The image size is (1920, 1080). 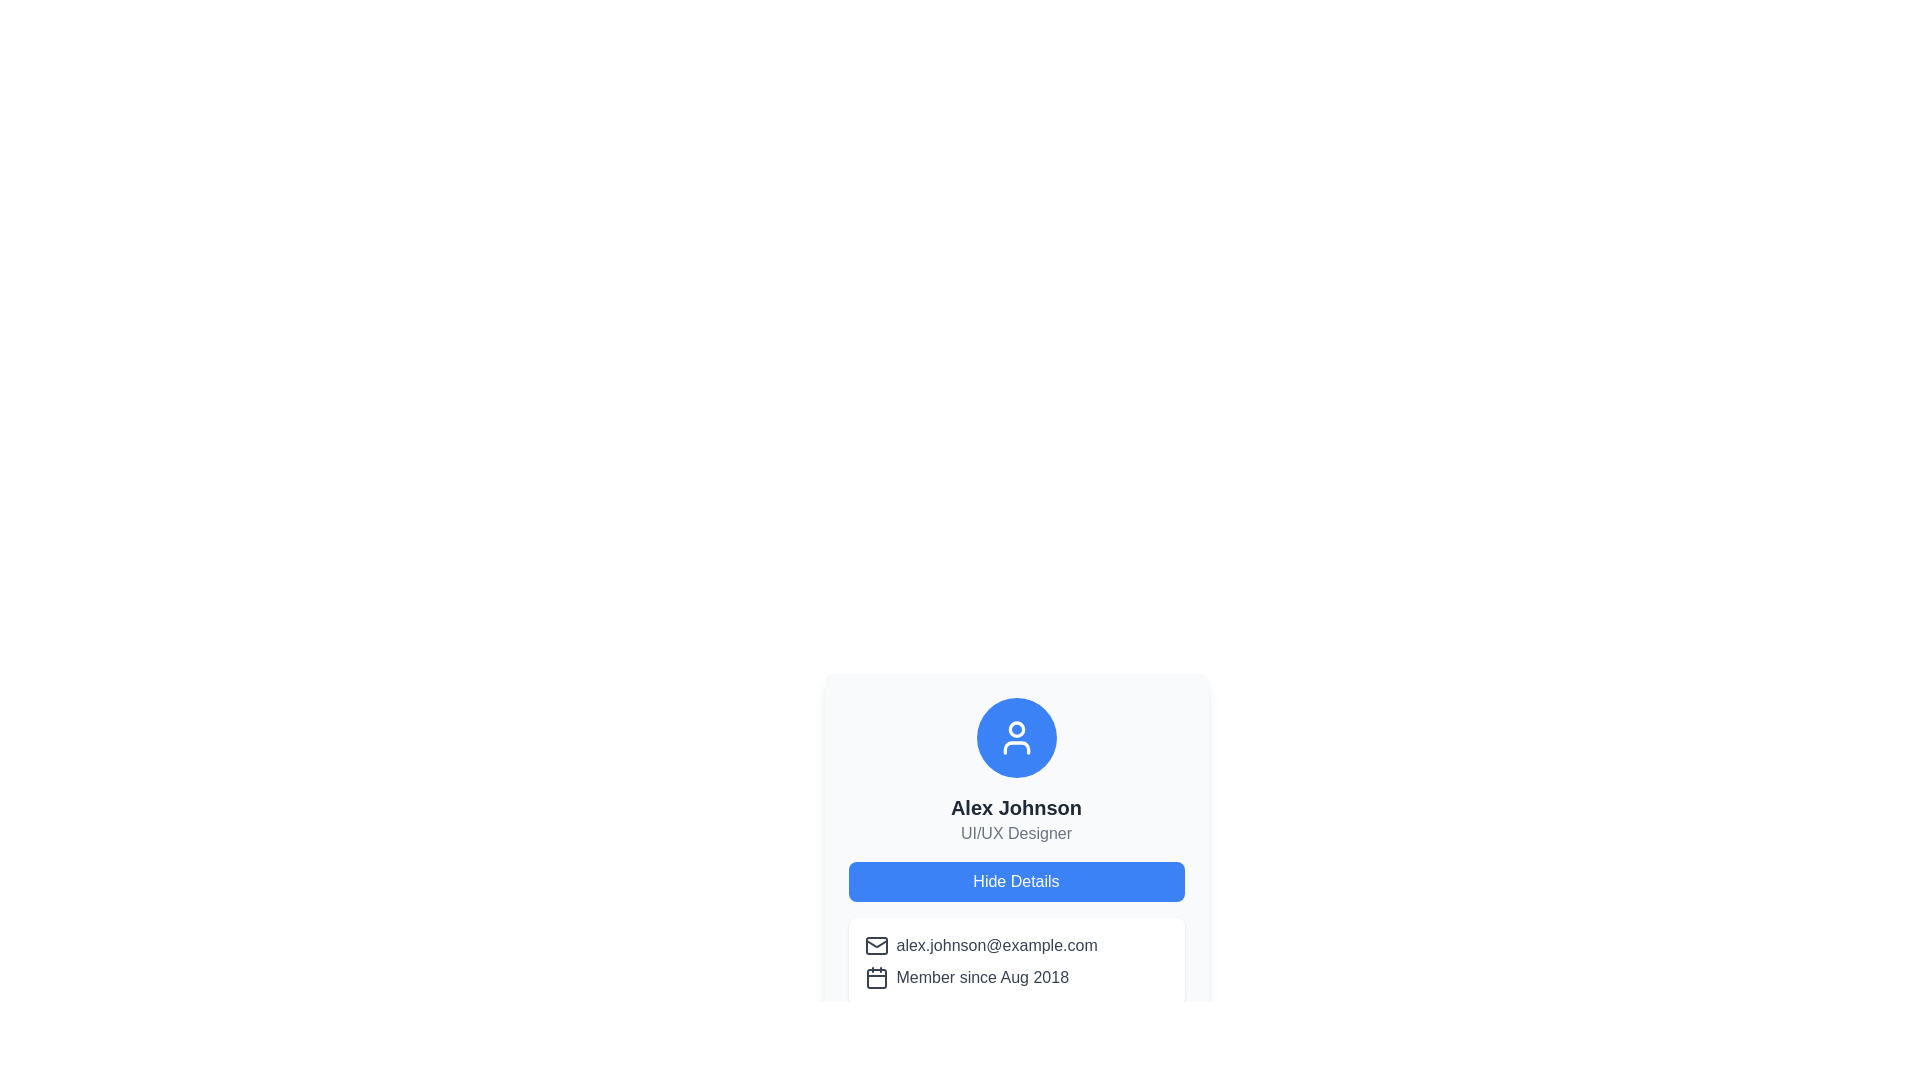 What do you see at coordinates (1016, 833) in the screenshot?
I see `the text label displaying the job title or professional role of the individual, located beneath the 'Alex Johnson' label in the profile section` at bounding box center [1016, 833].